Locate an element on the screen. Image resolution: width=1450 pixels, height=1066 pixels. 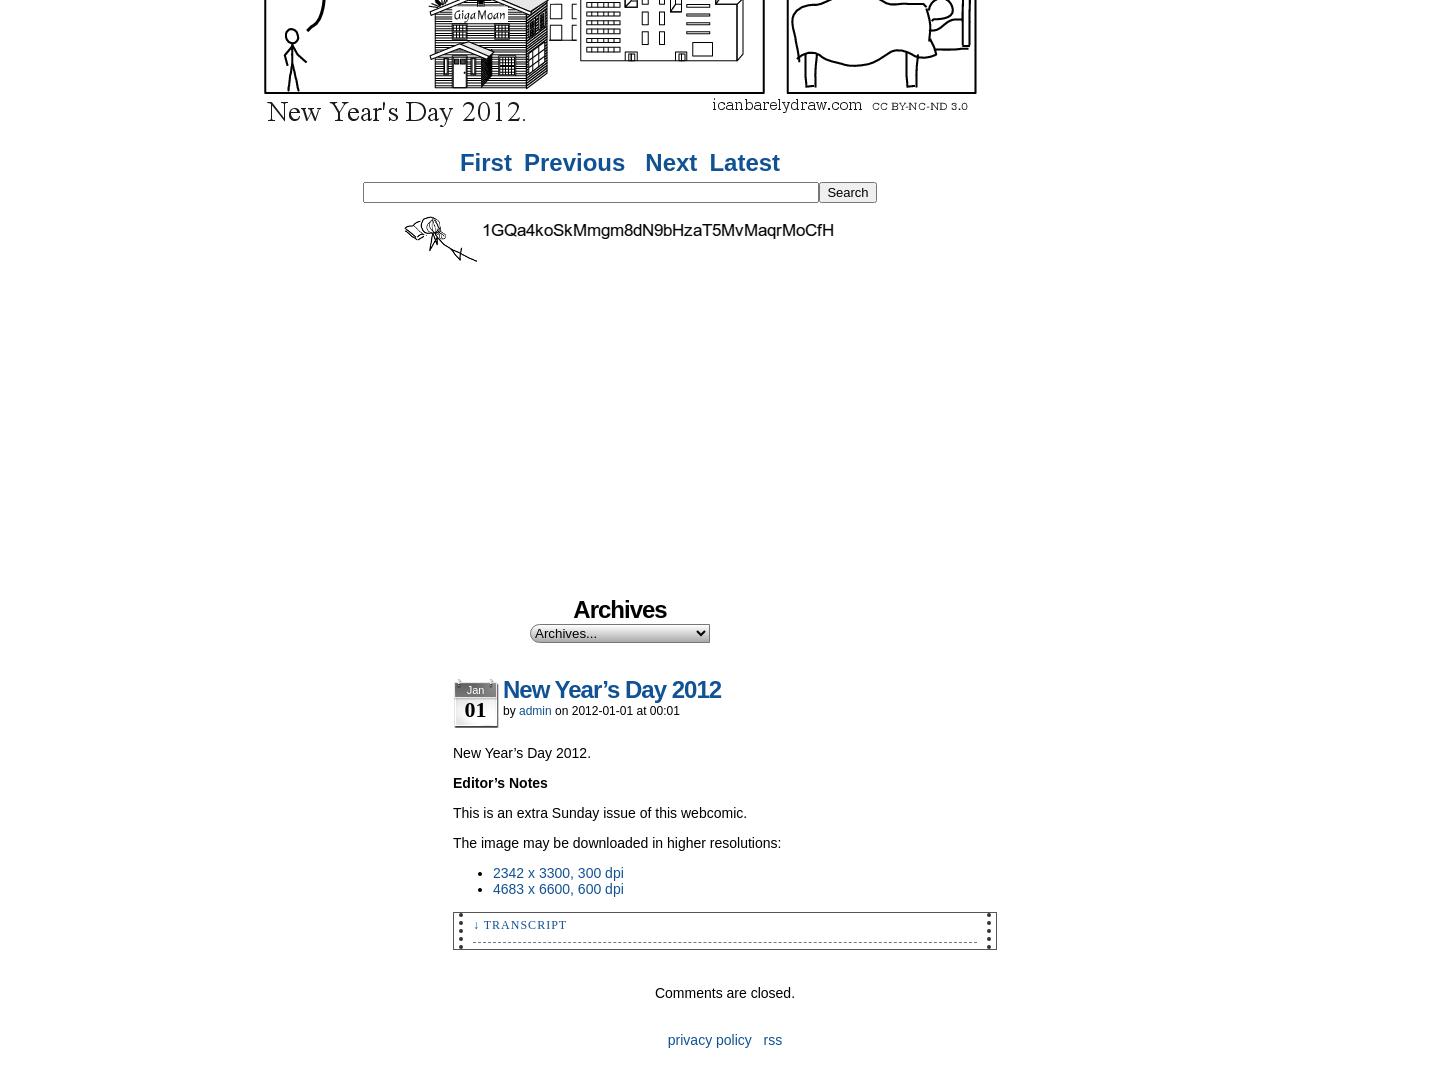
'00:01' is located at coordinates (662, 710).